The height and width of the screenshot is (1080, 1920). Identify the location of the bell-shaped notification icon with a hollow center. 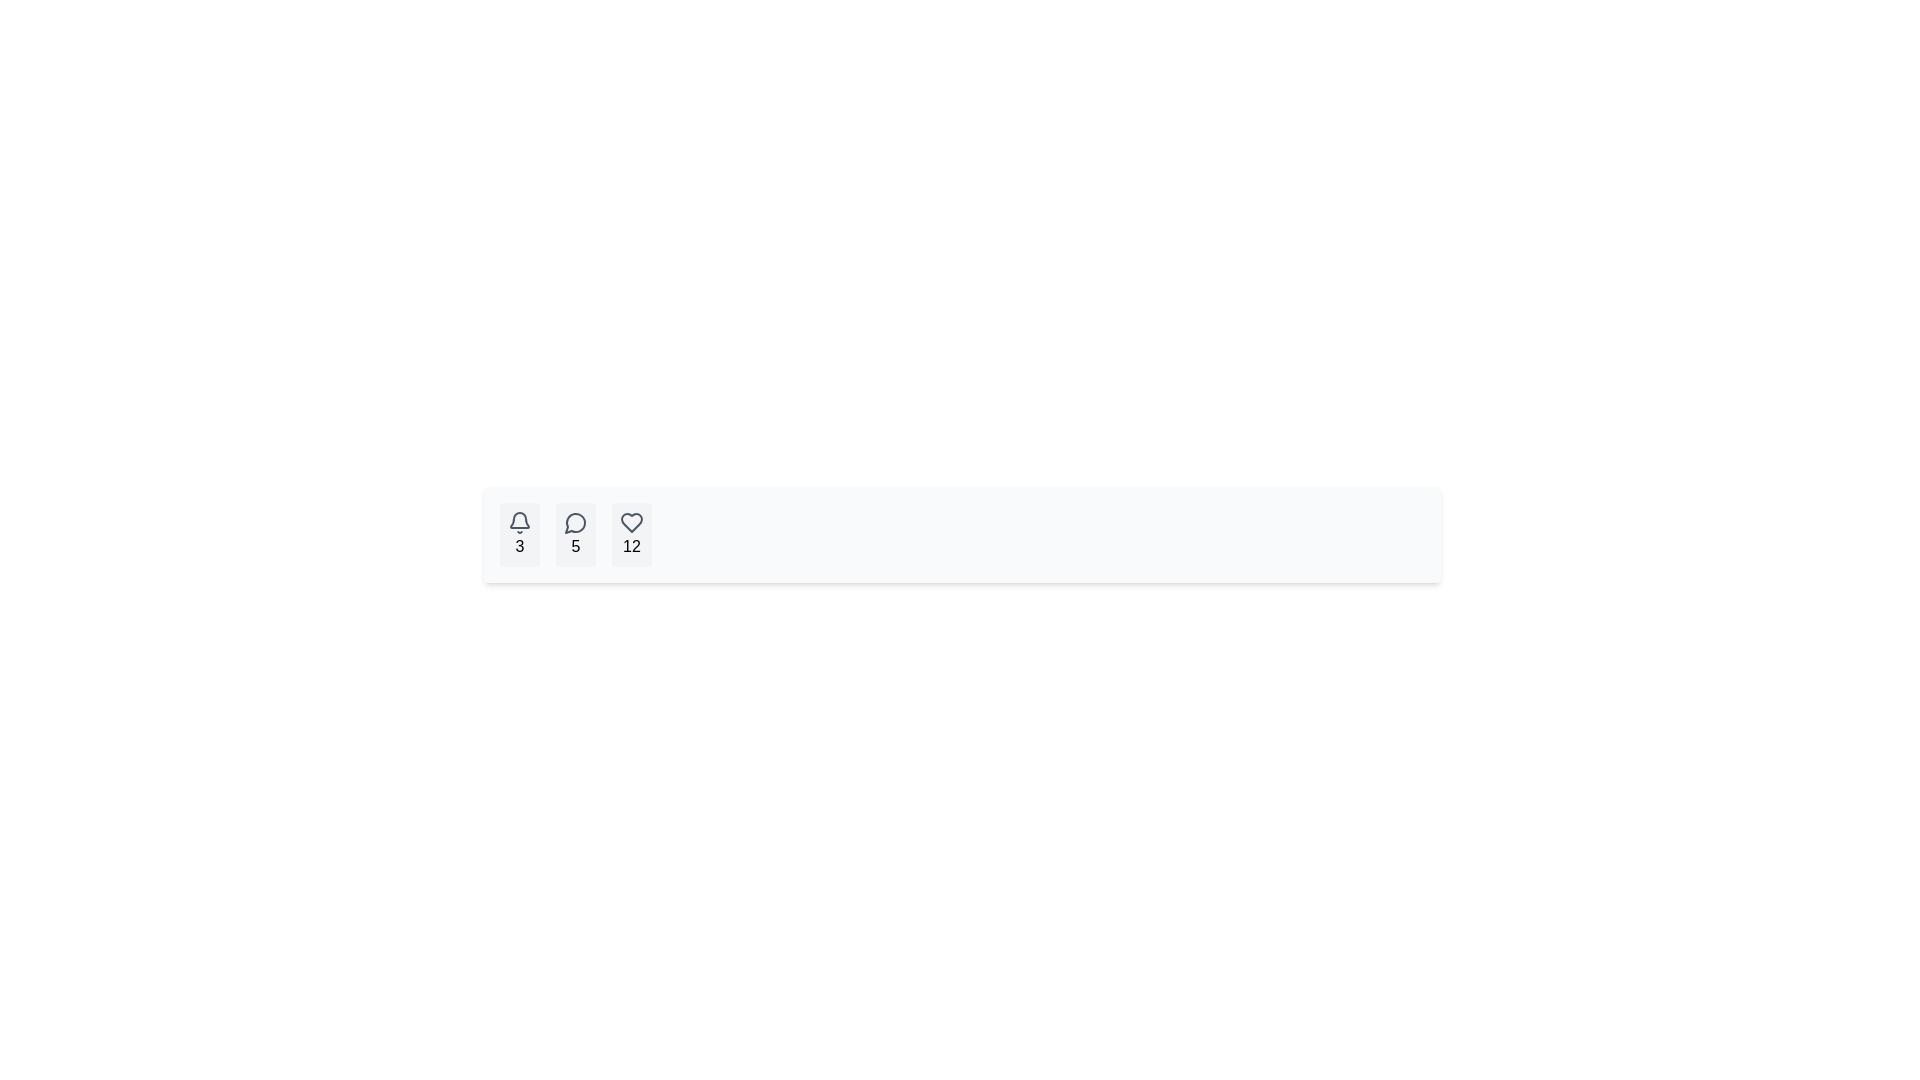
(519, 519).